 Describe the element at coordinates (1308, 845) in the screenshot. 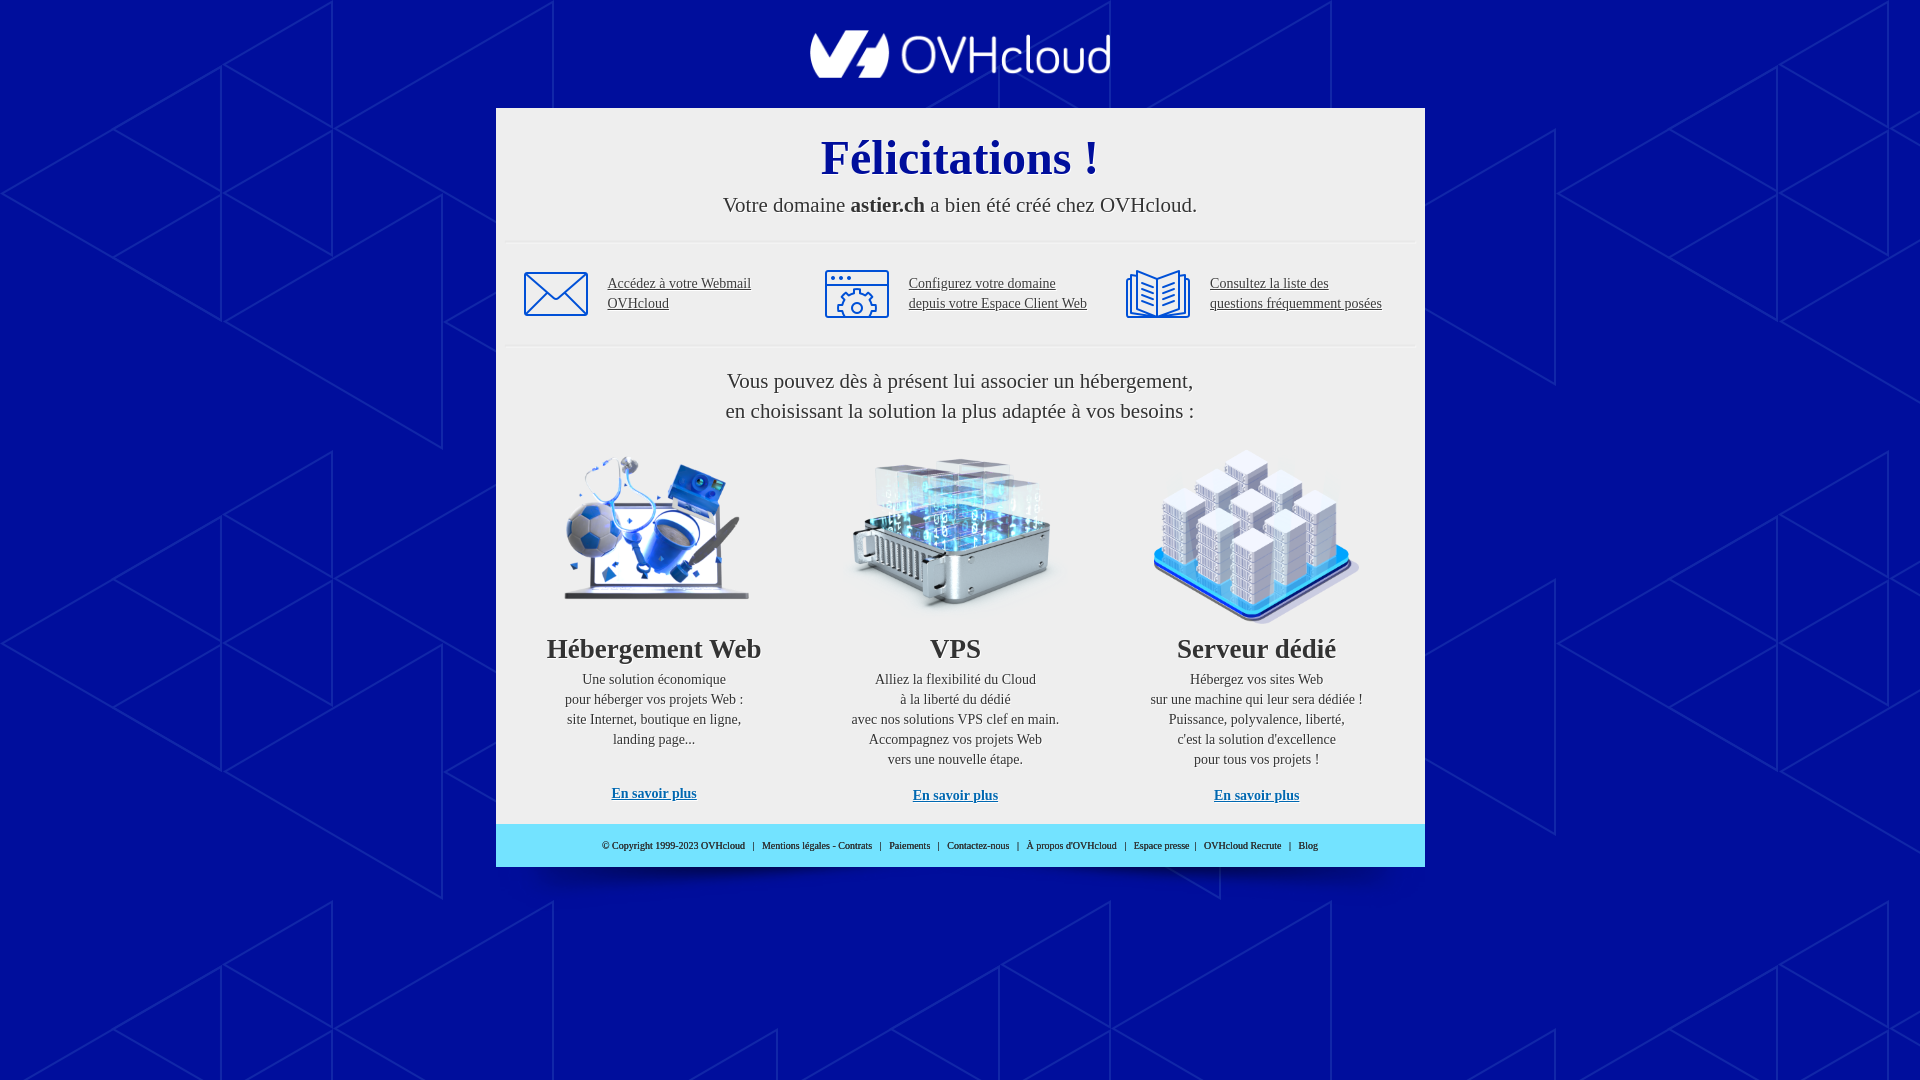

I see `'Blog'` at that location.